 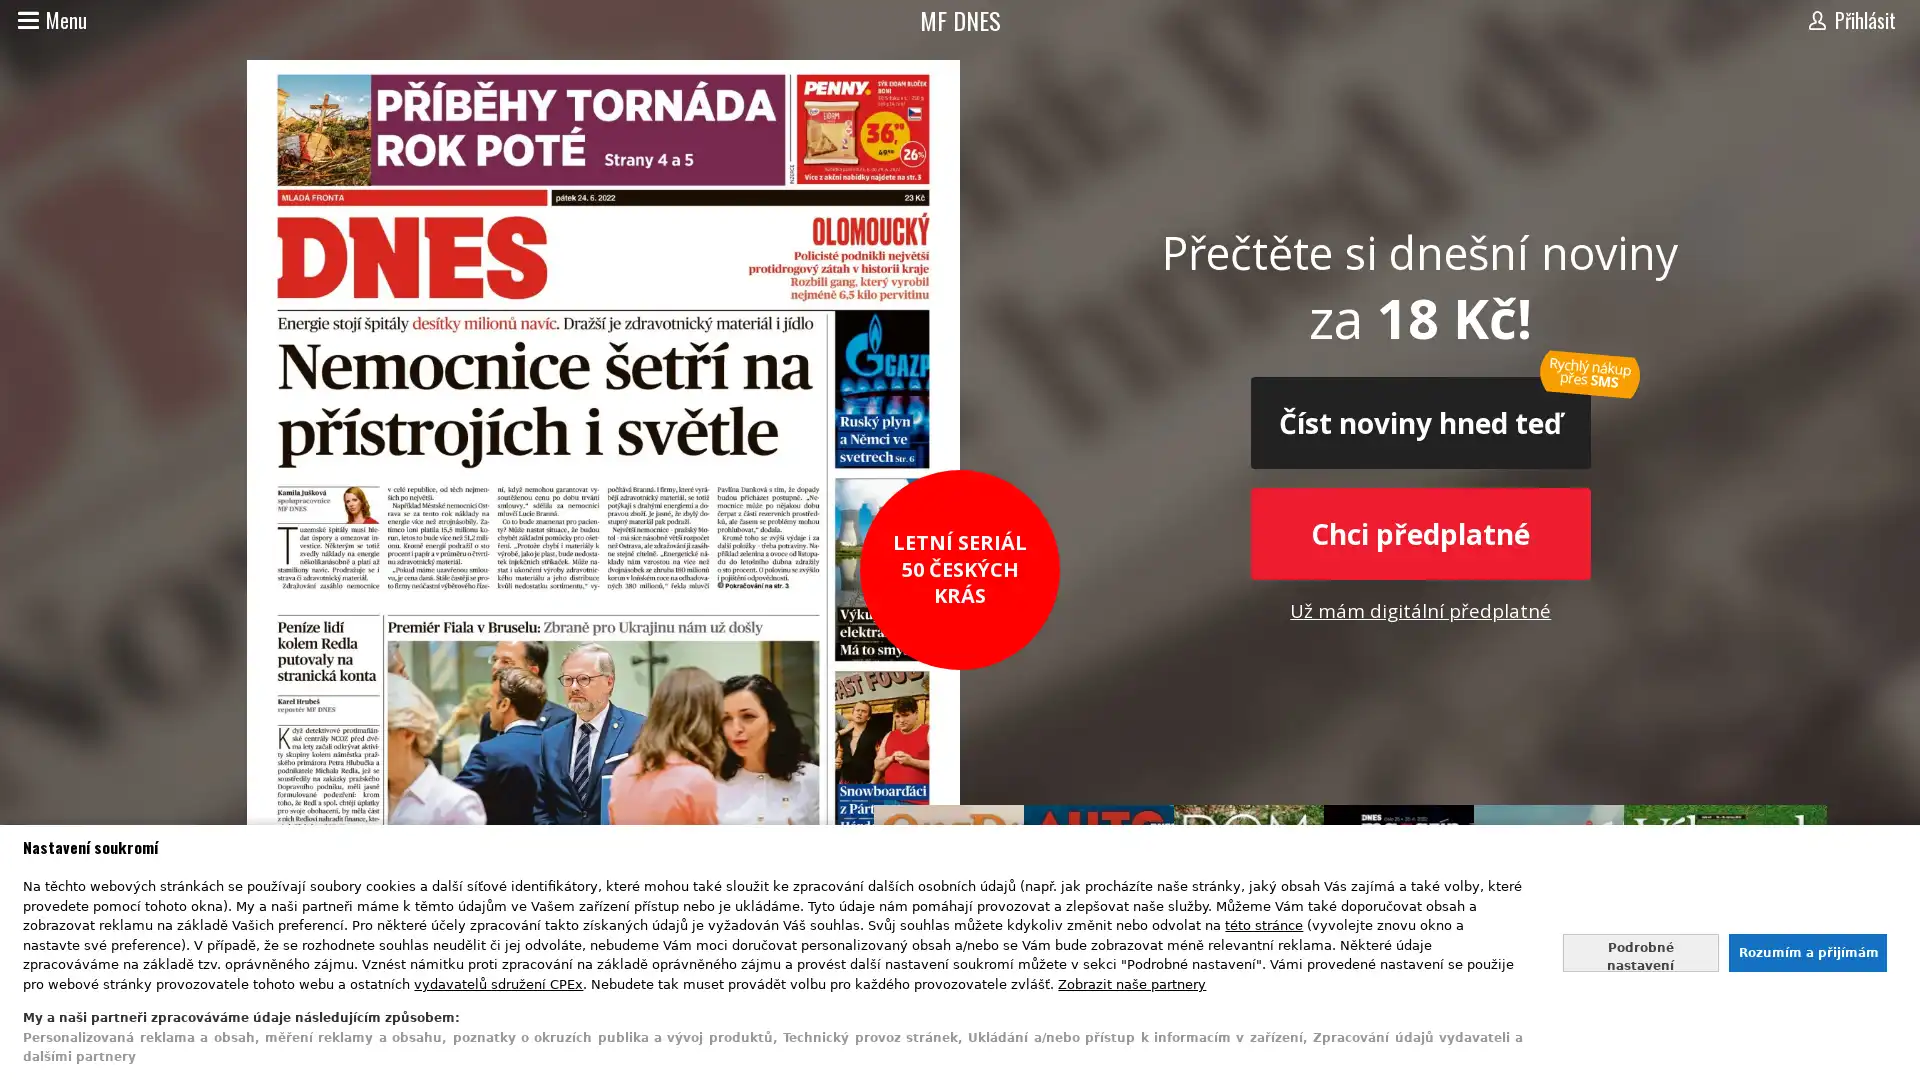 I want to click on Zobrazit nase partnery, so click(x=1132, y=982).